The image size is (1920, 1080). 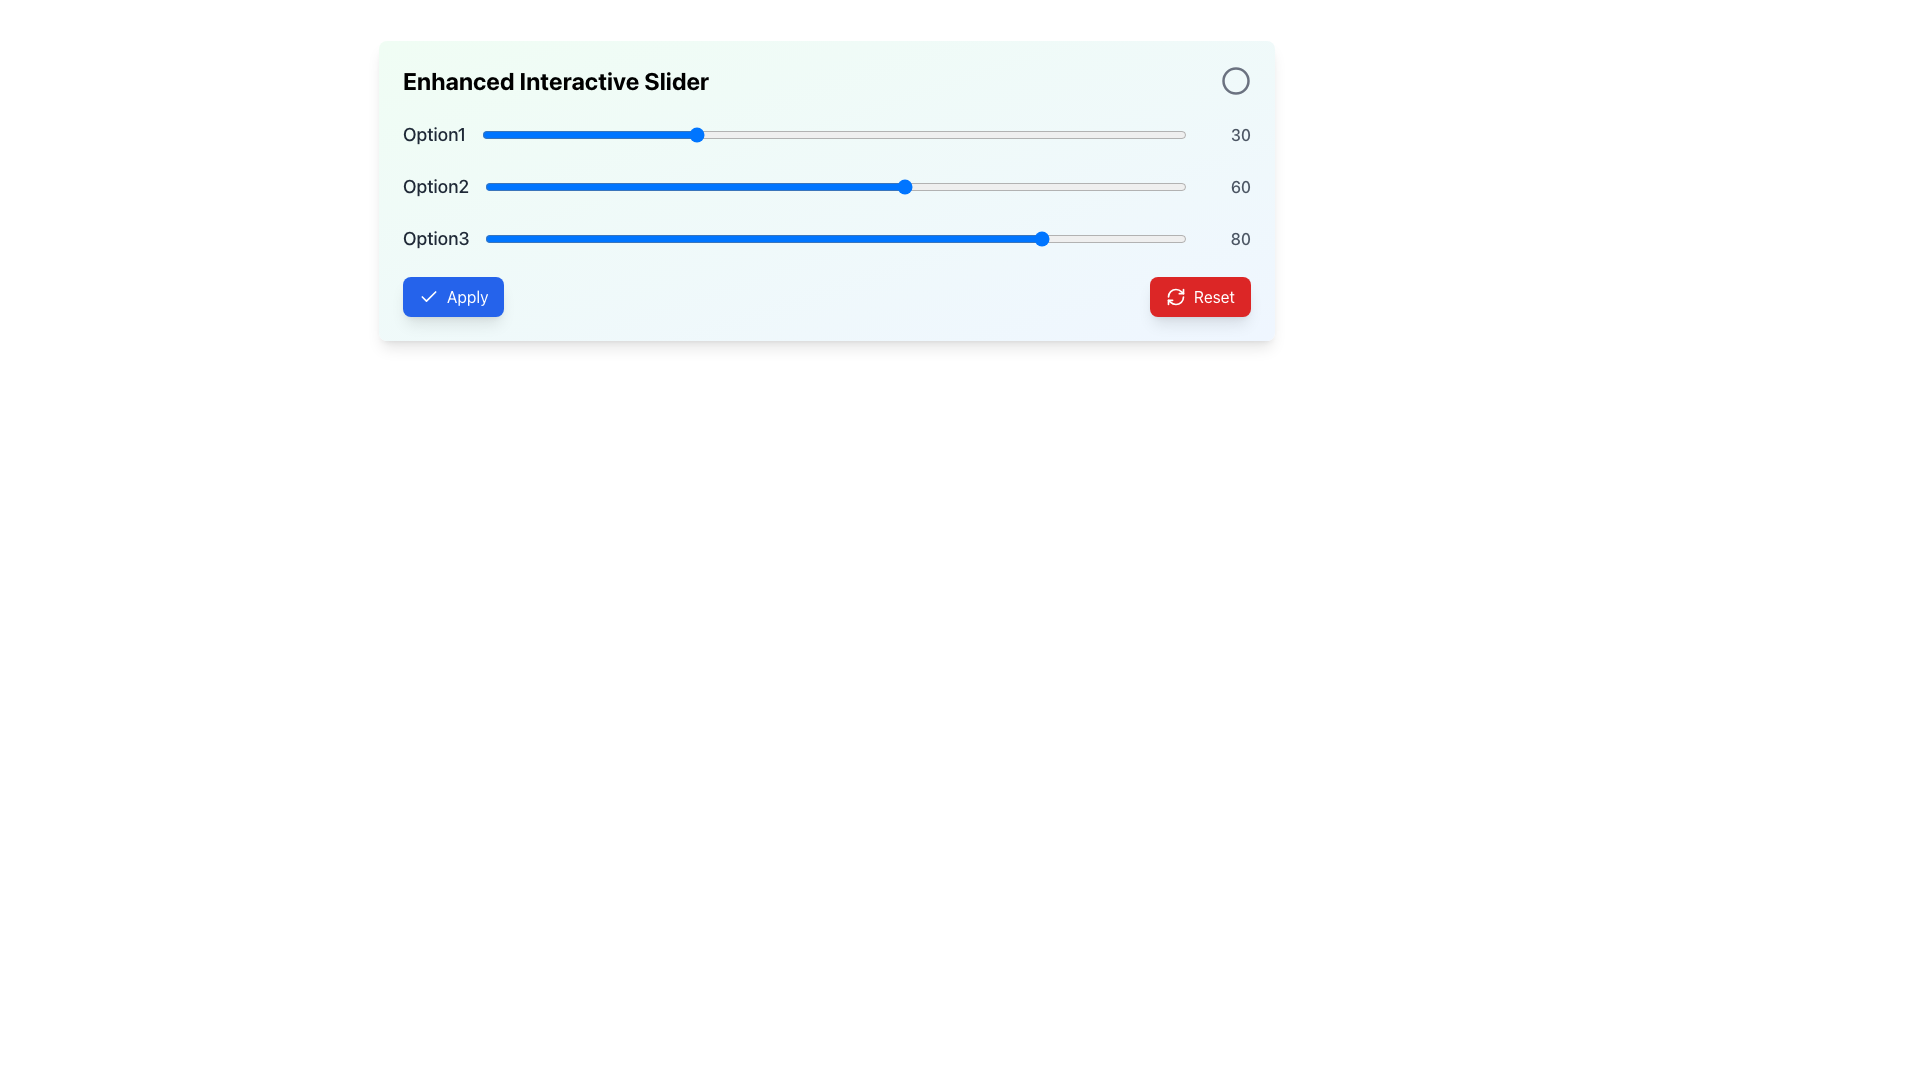 I want to click on the value of the slider, so click(x=862, y=135).